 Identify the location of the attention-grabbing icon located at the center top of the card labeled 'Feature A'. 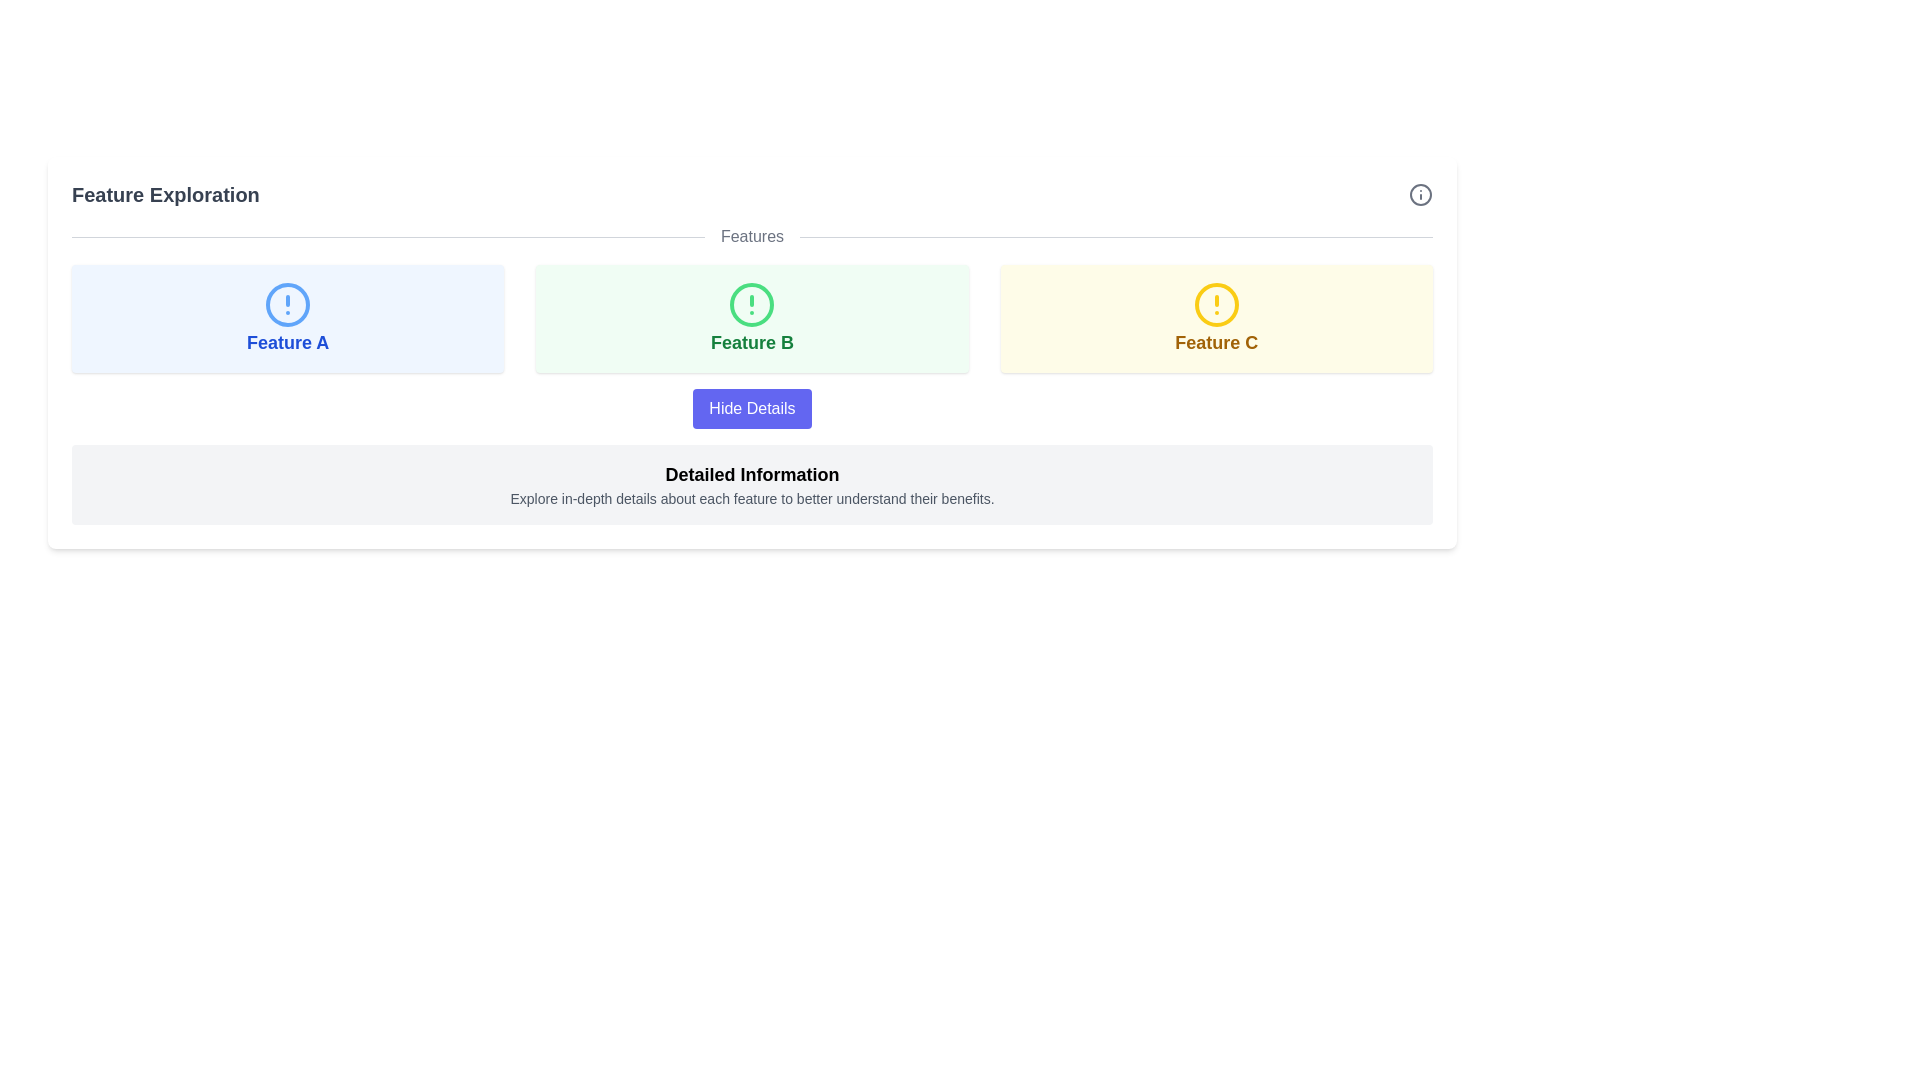
(287, 304).